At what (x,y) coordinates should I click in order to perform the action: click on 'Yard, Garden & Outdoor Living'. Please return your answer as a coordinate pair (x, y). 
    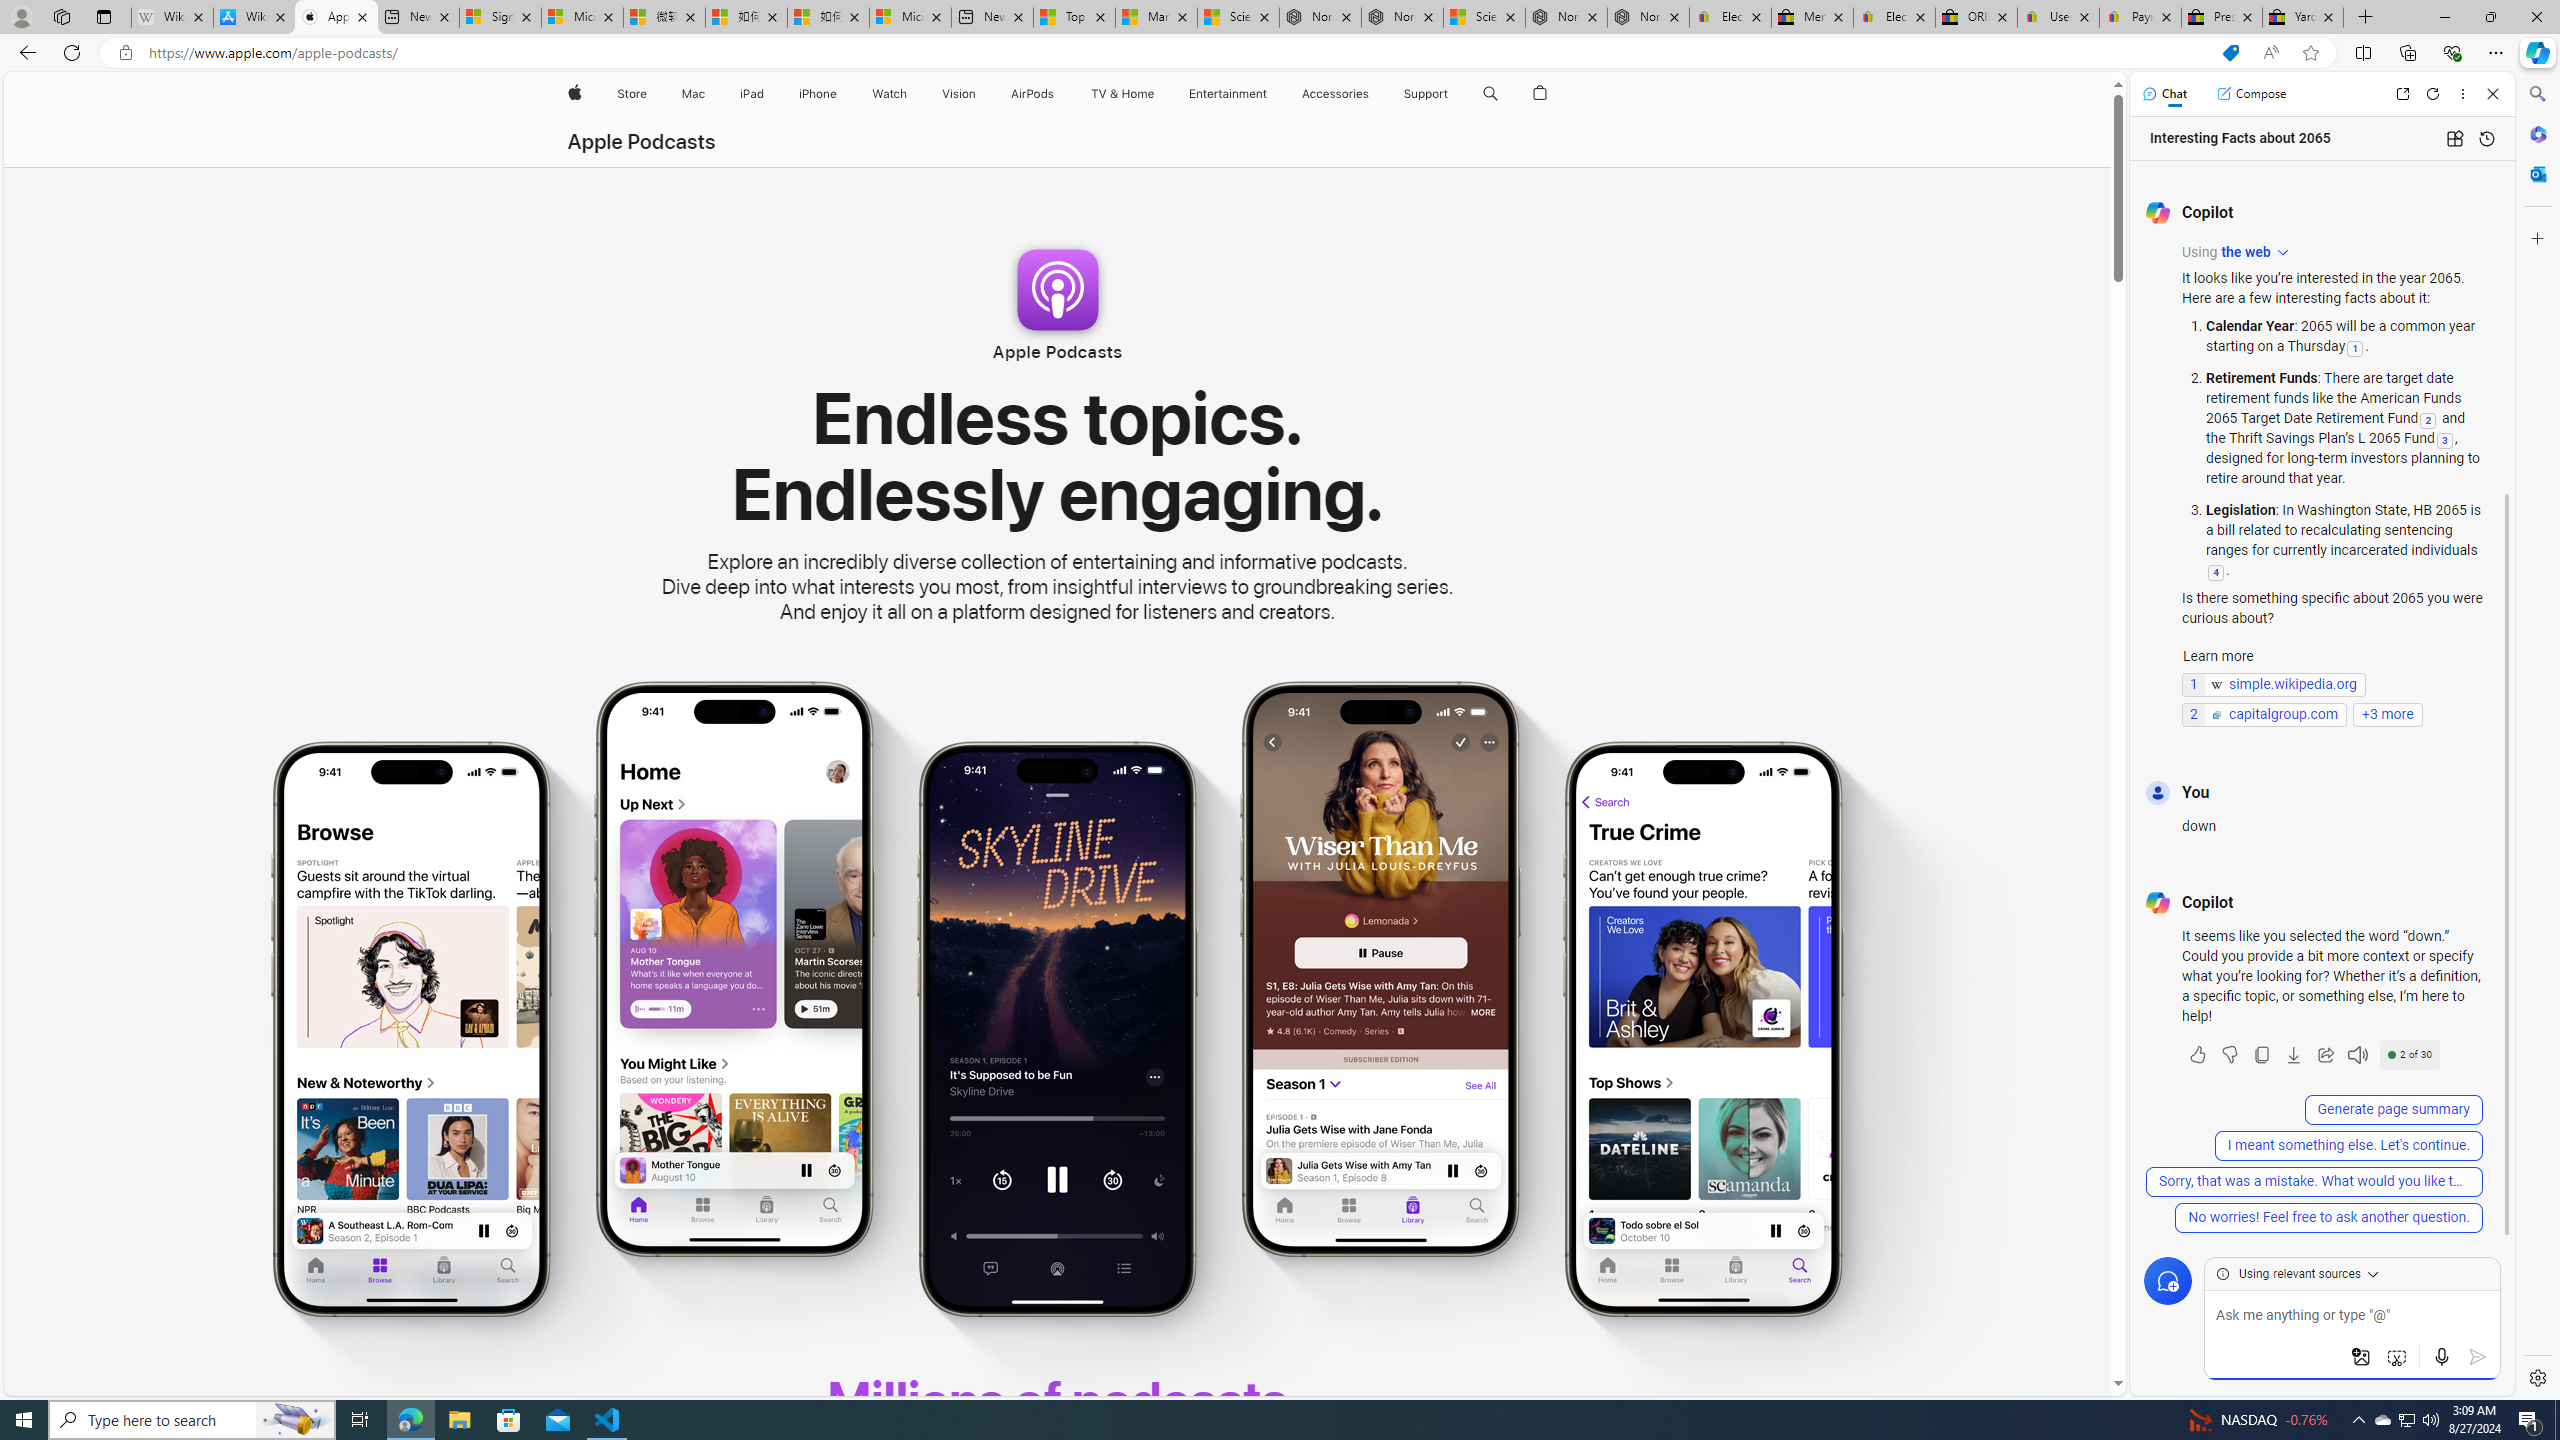
    Looking at the image, I should click on (2302, 16).